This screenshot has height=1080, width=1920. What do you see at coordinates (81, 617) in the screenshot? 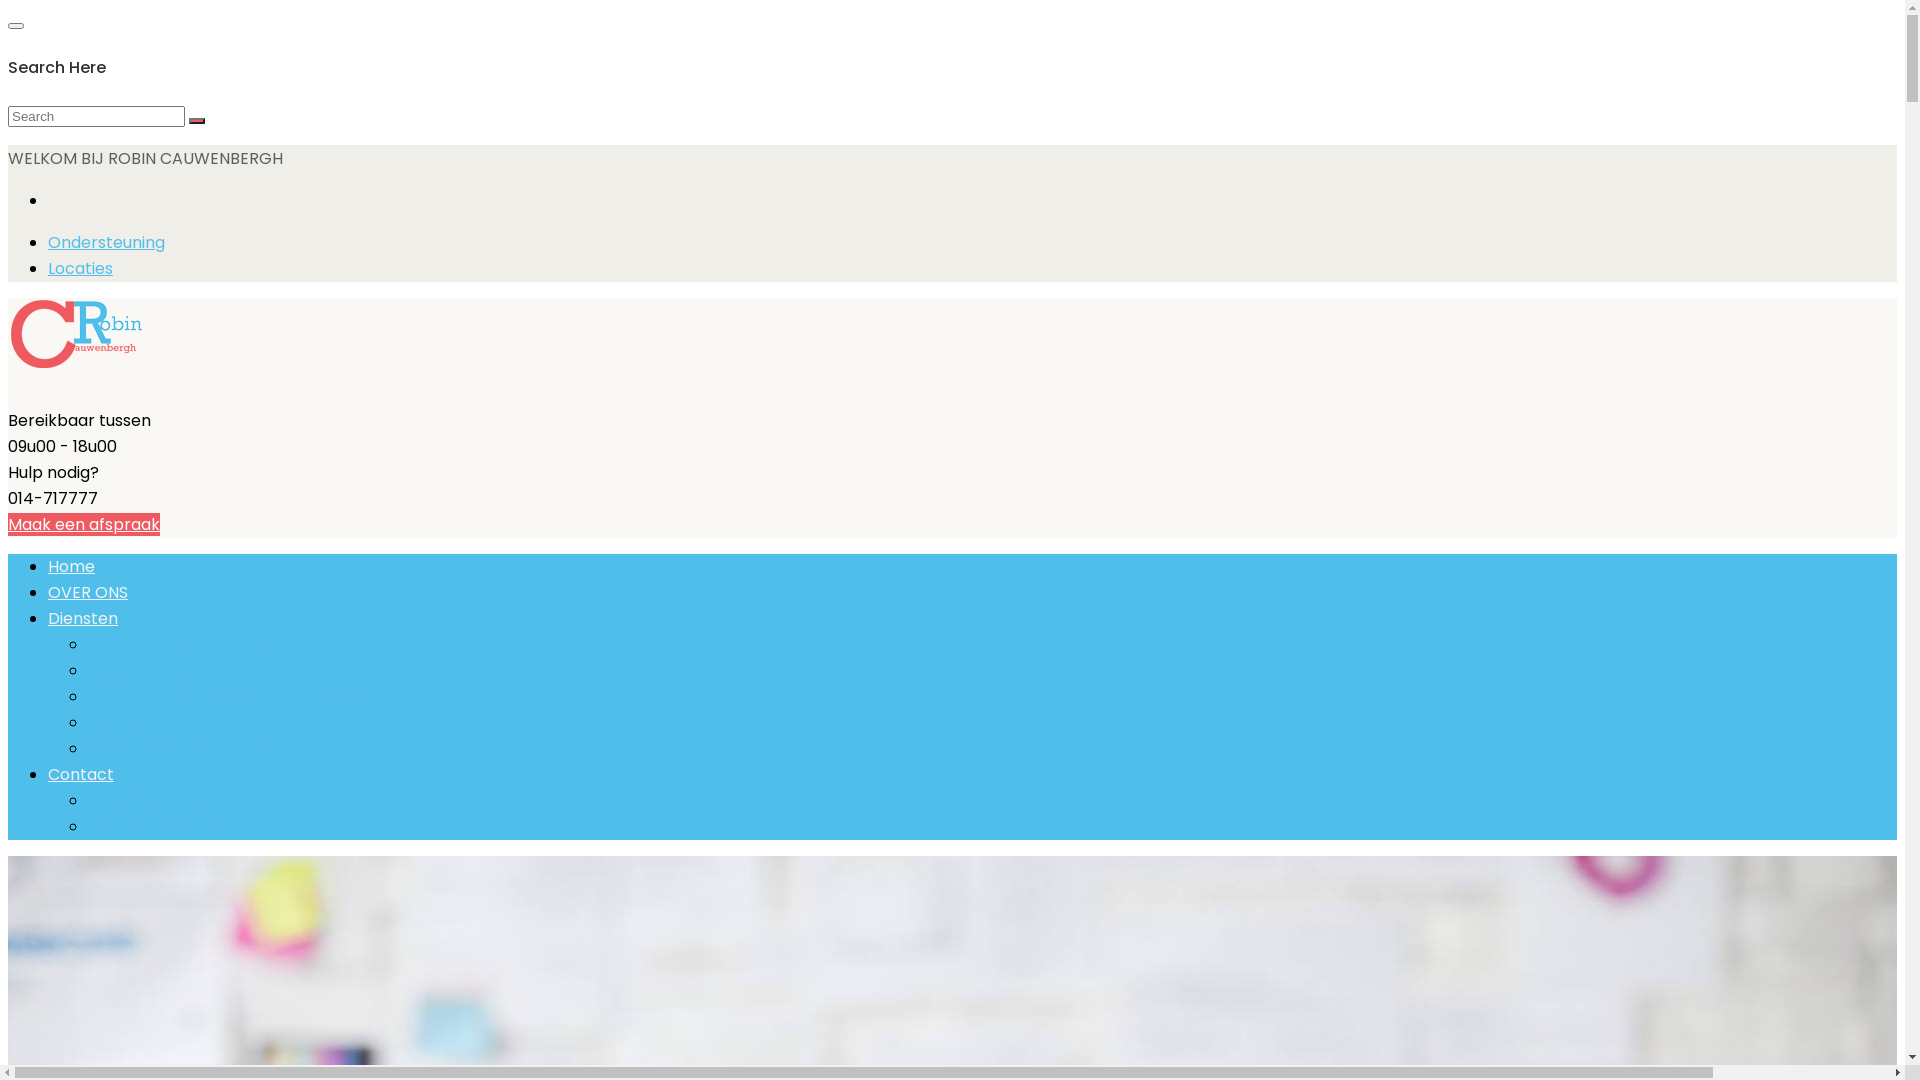
I see `'Diensten'` at bounding box center [81, 617].